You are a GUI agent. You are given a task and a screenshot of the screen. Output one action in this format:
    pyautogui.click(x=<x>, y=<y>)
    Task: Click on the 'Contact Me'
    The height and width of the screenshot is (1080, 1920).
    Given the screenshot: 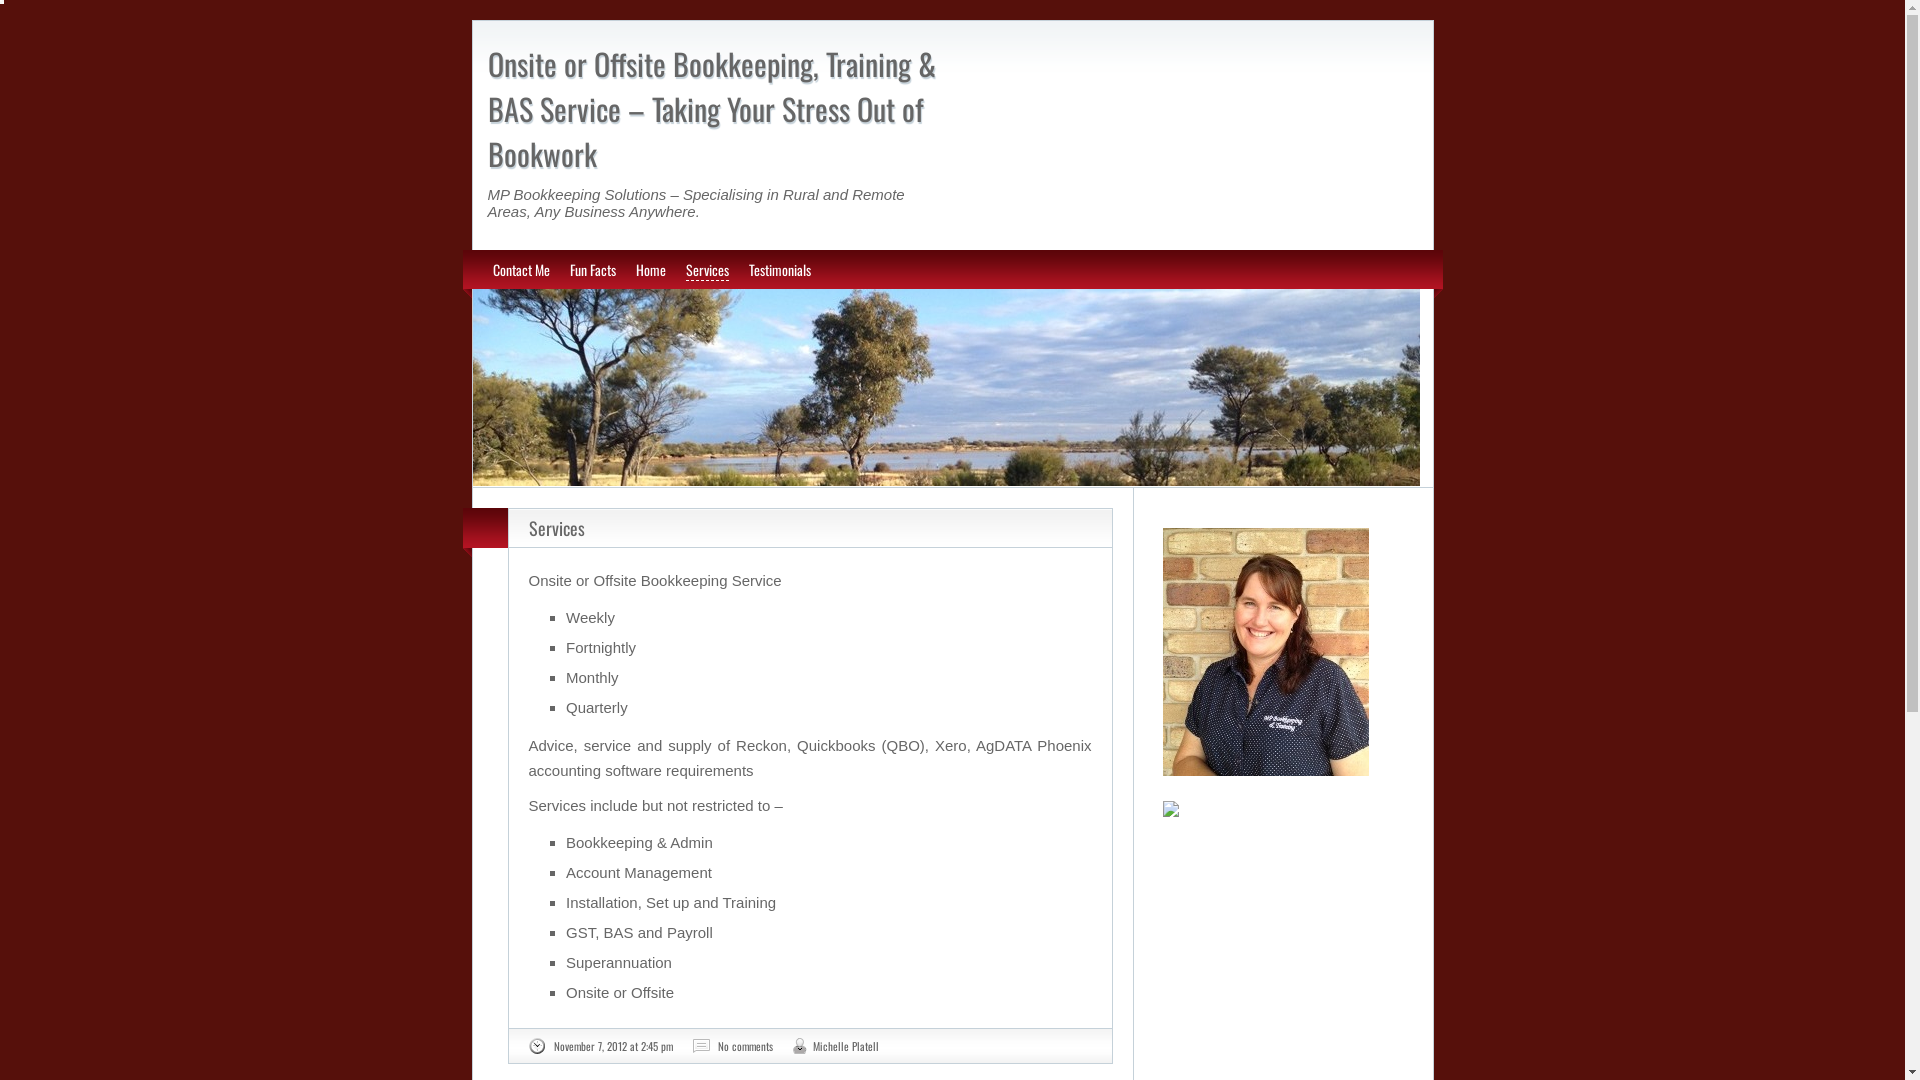 What is the action you would take?
    pyautogui.click(x=520, y=268)
    